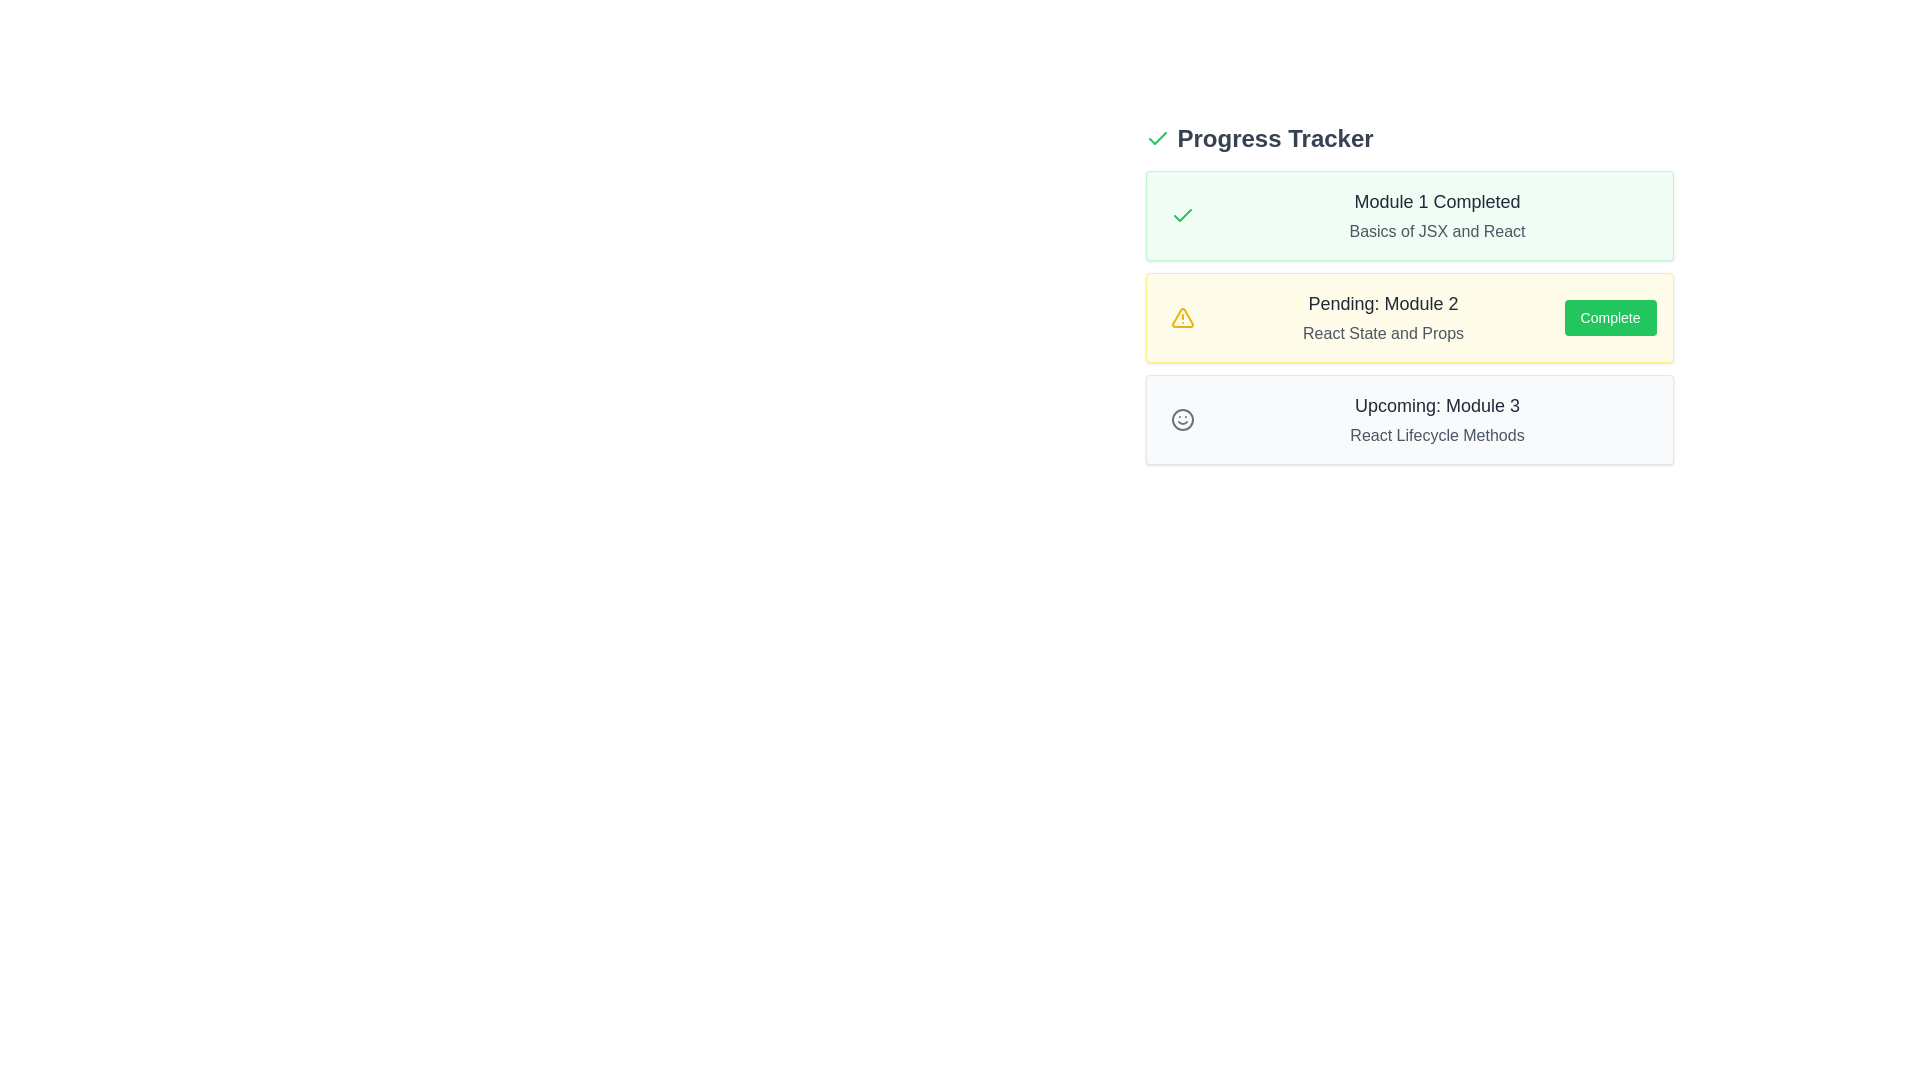  What do you see at coordinates (1274, 137) in the screenshot?
I see `the progress tracker title label` at bounding box center [1274, 137].